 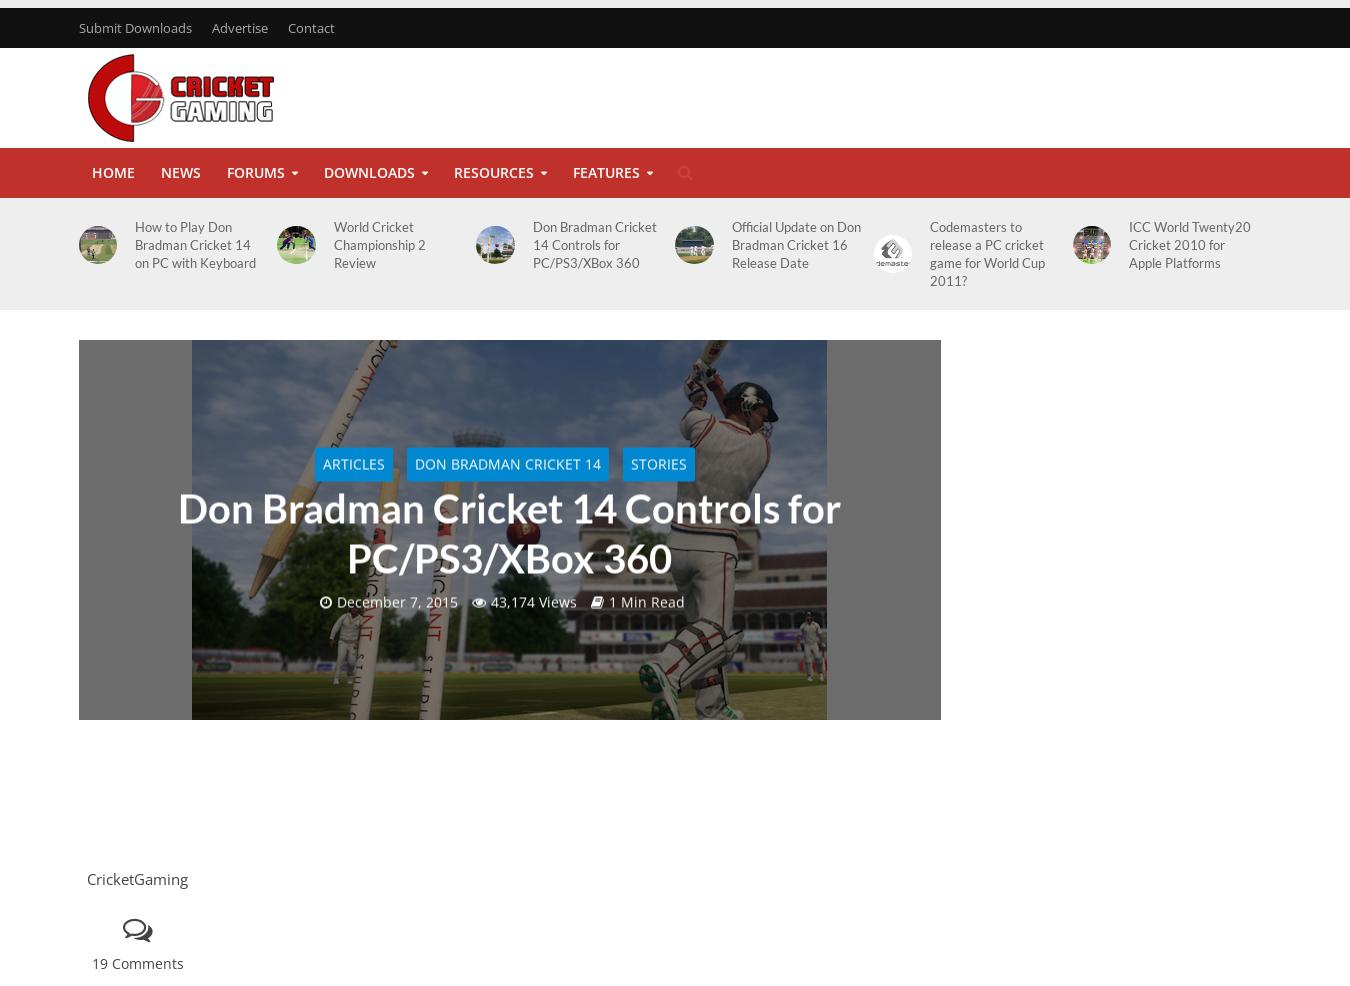 What do you see at coordinates (353, 463) in the screenshot?
I see `'Articles'` at bounding box center [353, 463].